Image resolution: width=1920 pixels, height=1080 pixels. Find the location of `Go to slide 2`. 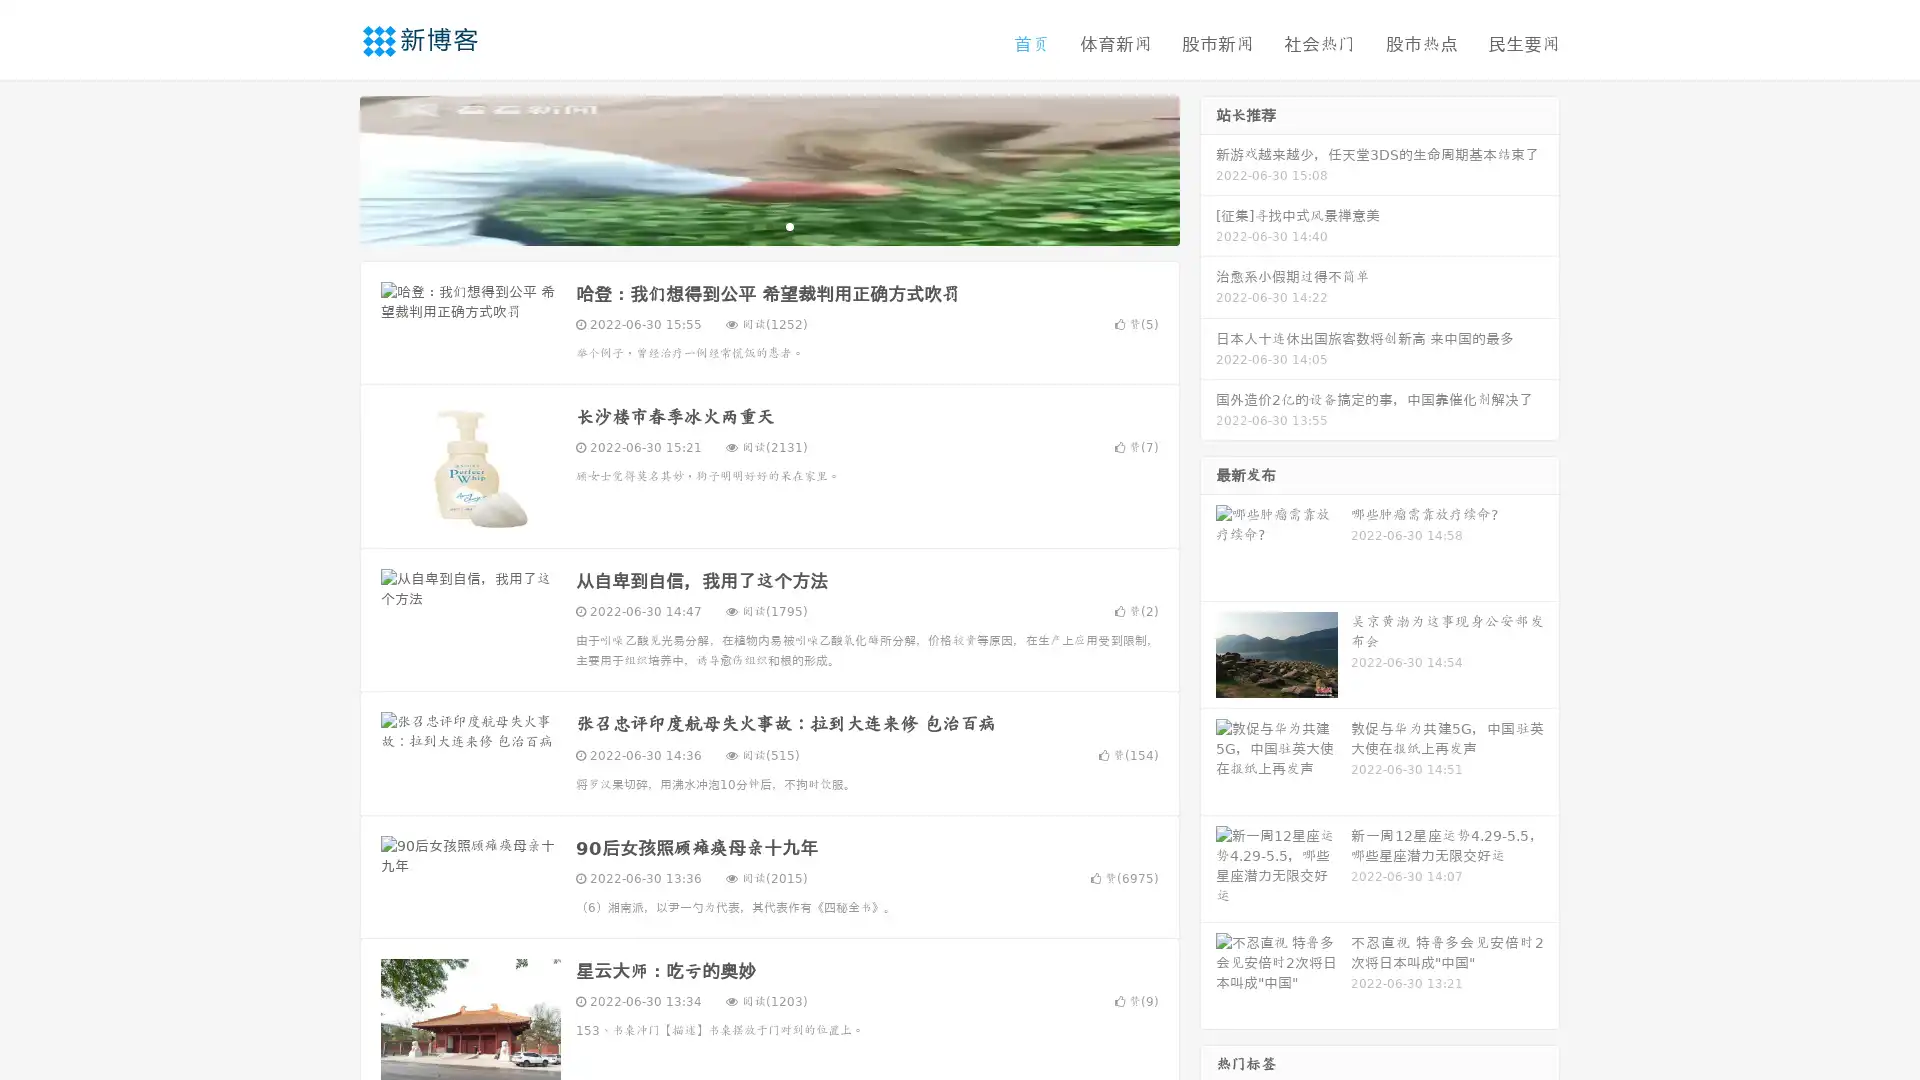

Go to slide 2 is located at coordinates (768, 225).